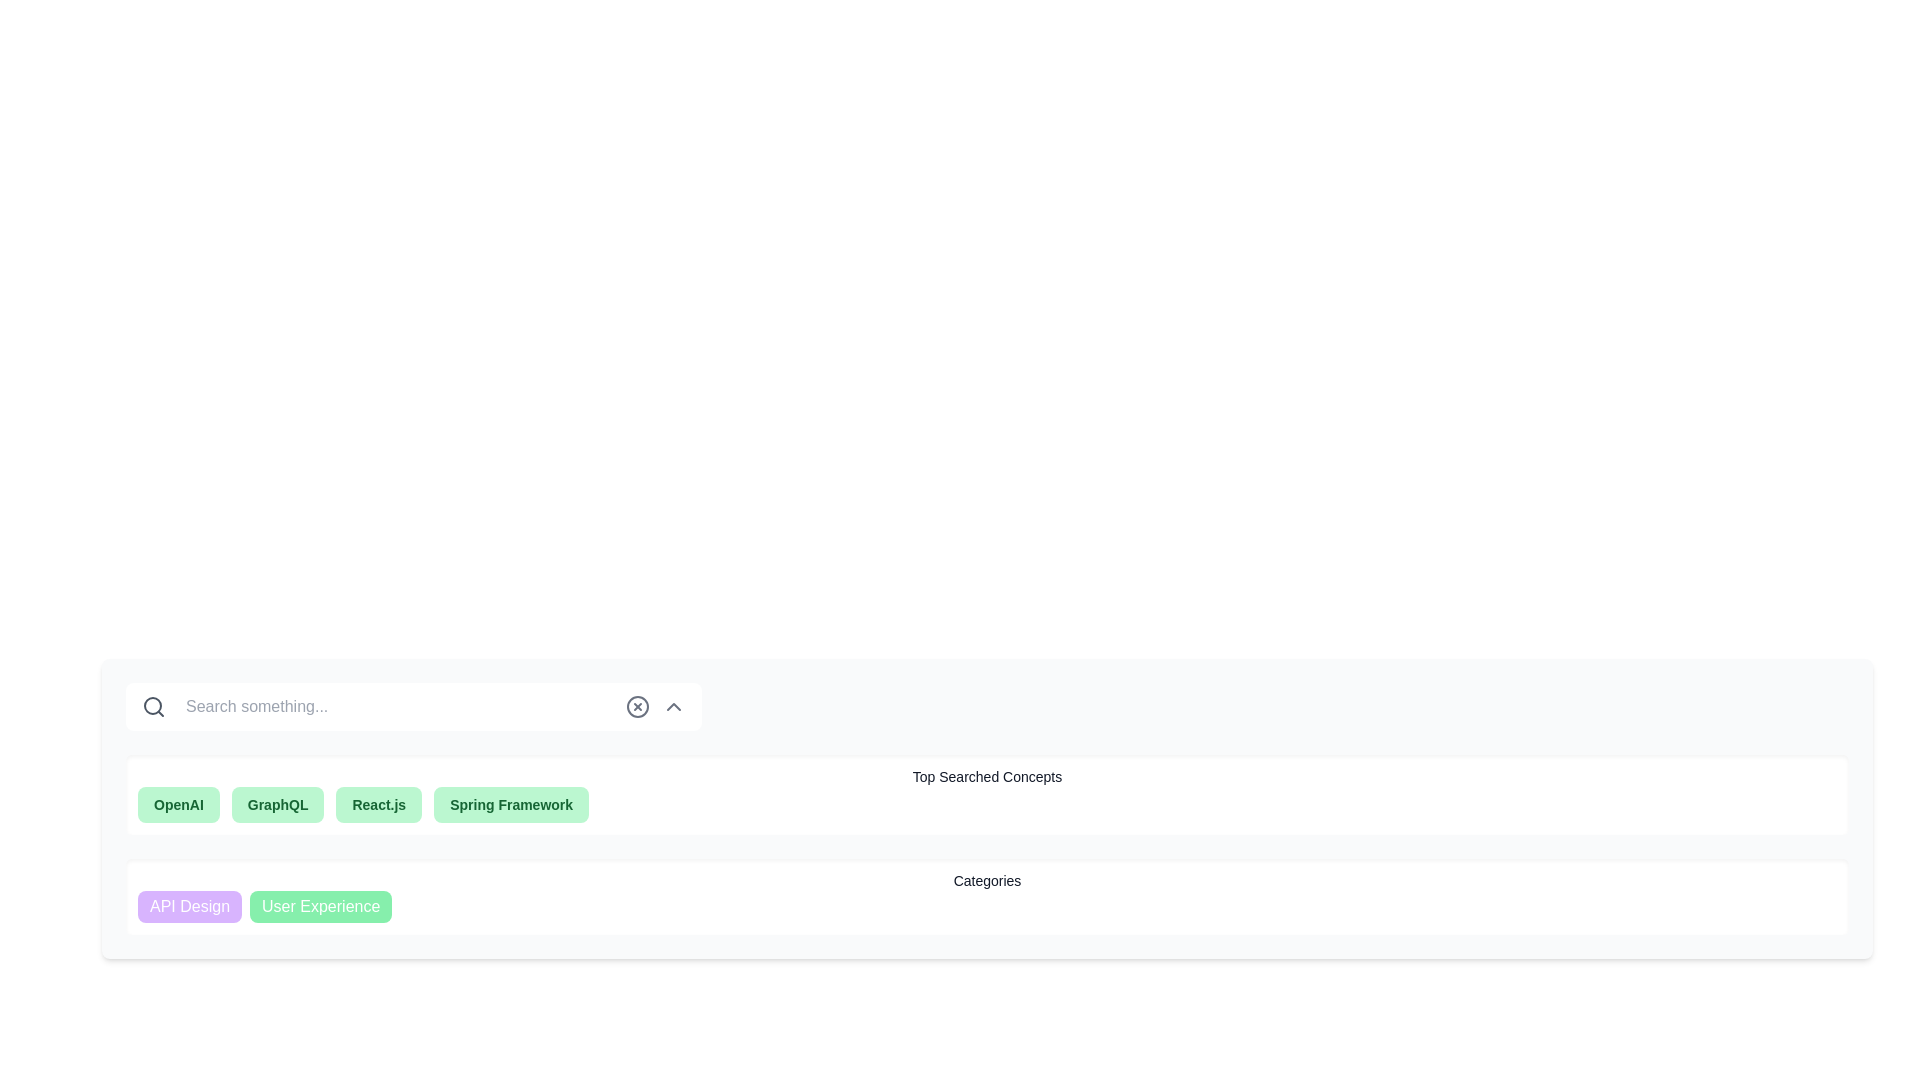 The image size is (1920, 1080). What do you see at coordinates (673, 705) in the screenshot?
I see `the advanced search toggle button located in the rightmost section of its group, which is the eighth sibling` at bounding box center [673, 705].